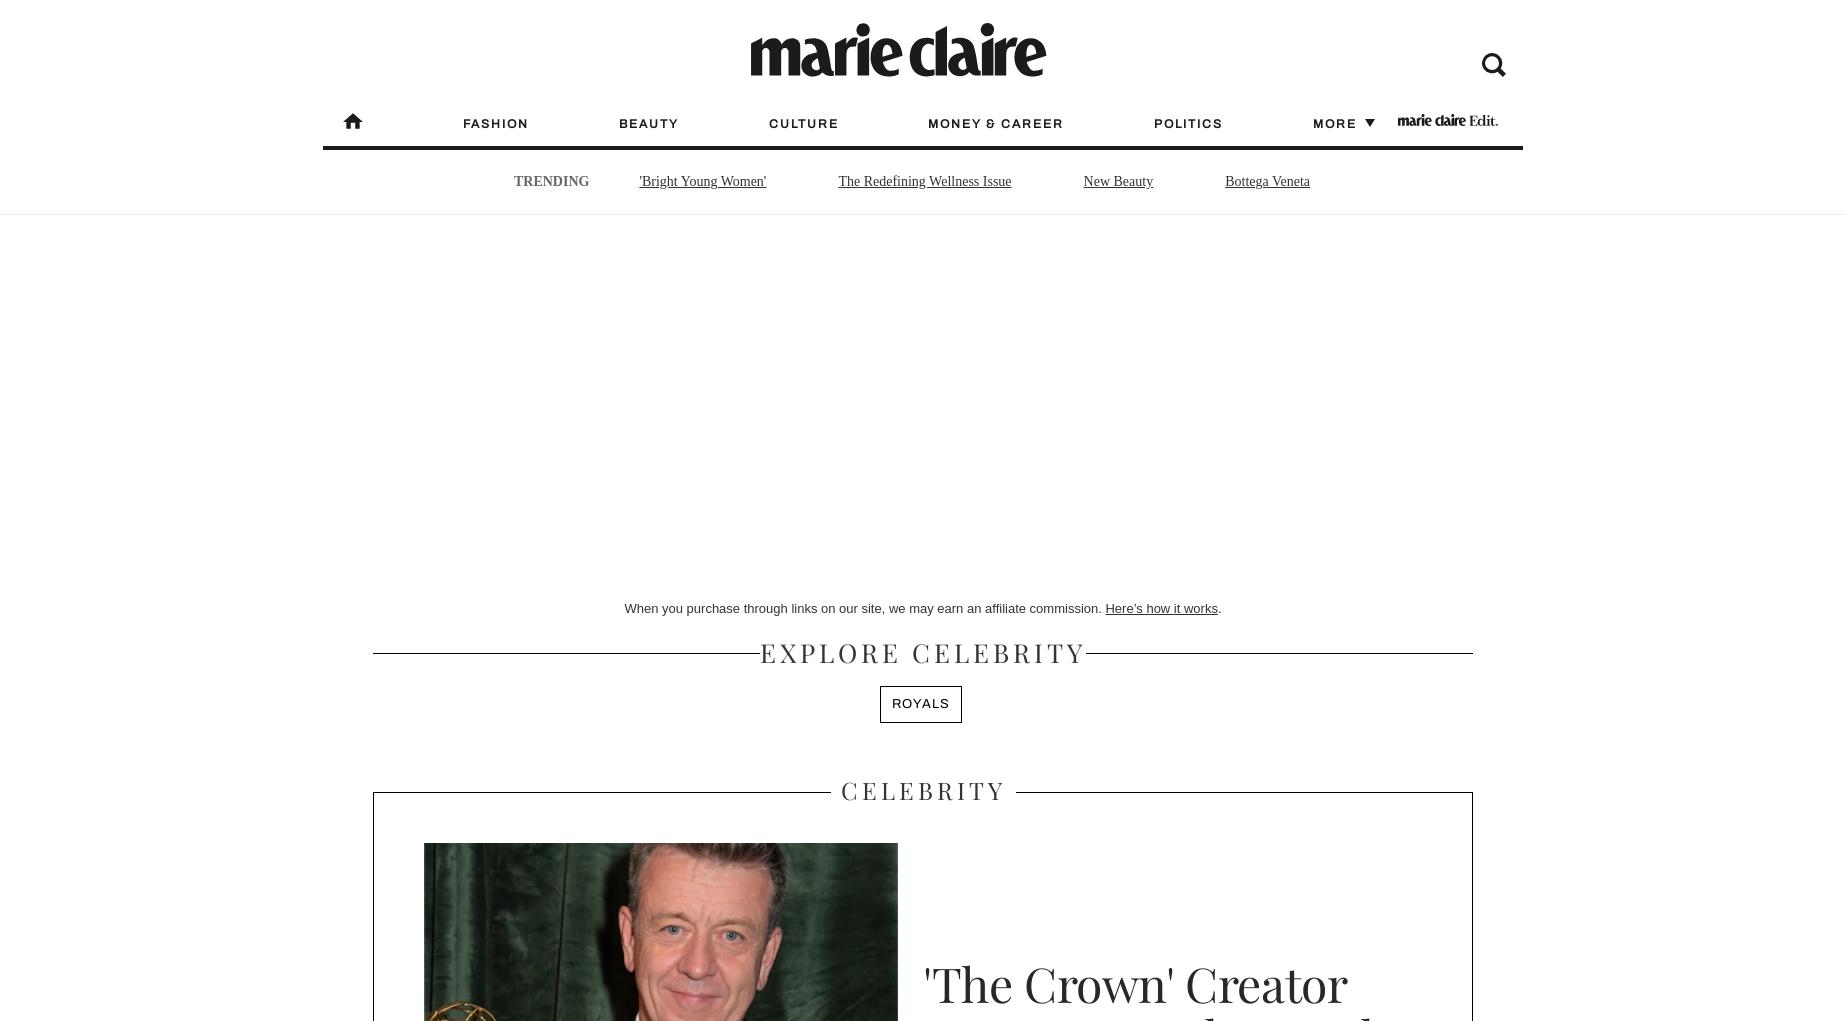 The height and width of the screenshot is (1021, 1846). I want to click on 'Explore Celebrity', so click(923, 651).